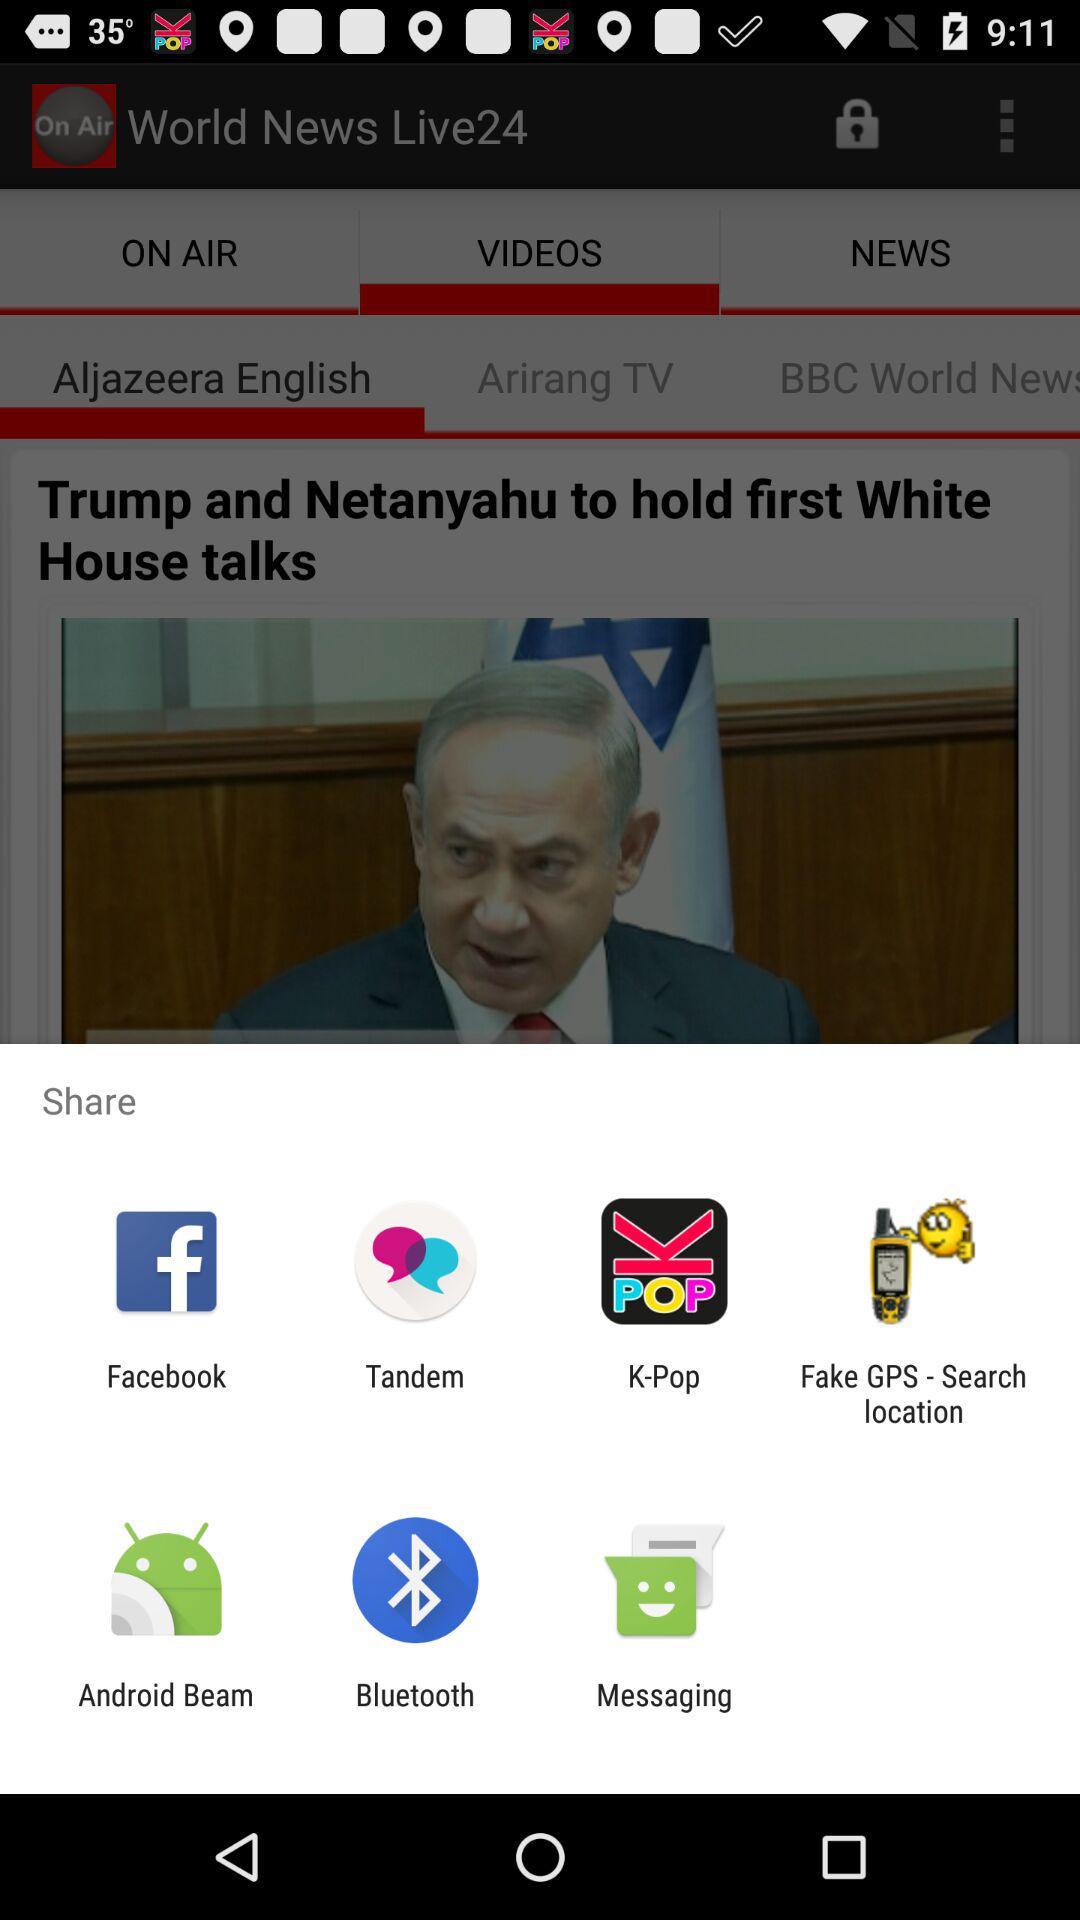 The image size is (1080, 1920). What do you see at coordinates (664, 1392) in the screenshot?
I see `item next to tandem item` at bounding box center [664, 1392].